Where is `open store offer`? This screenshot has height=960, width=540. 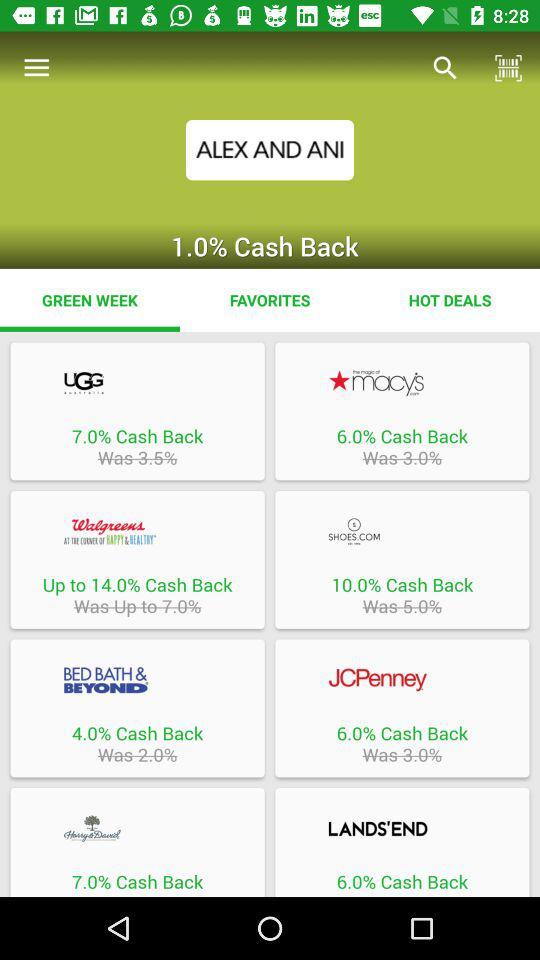
open store offer is located at coordinates (136, 828).